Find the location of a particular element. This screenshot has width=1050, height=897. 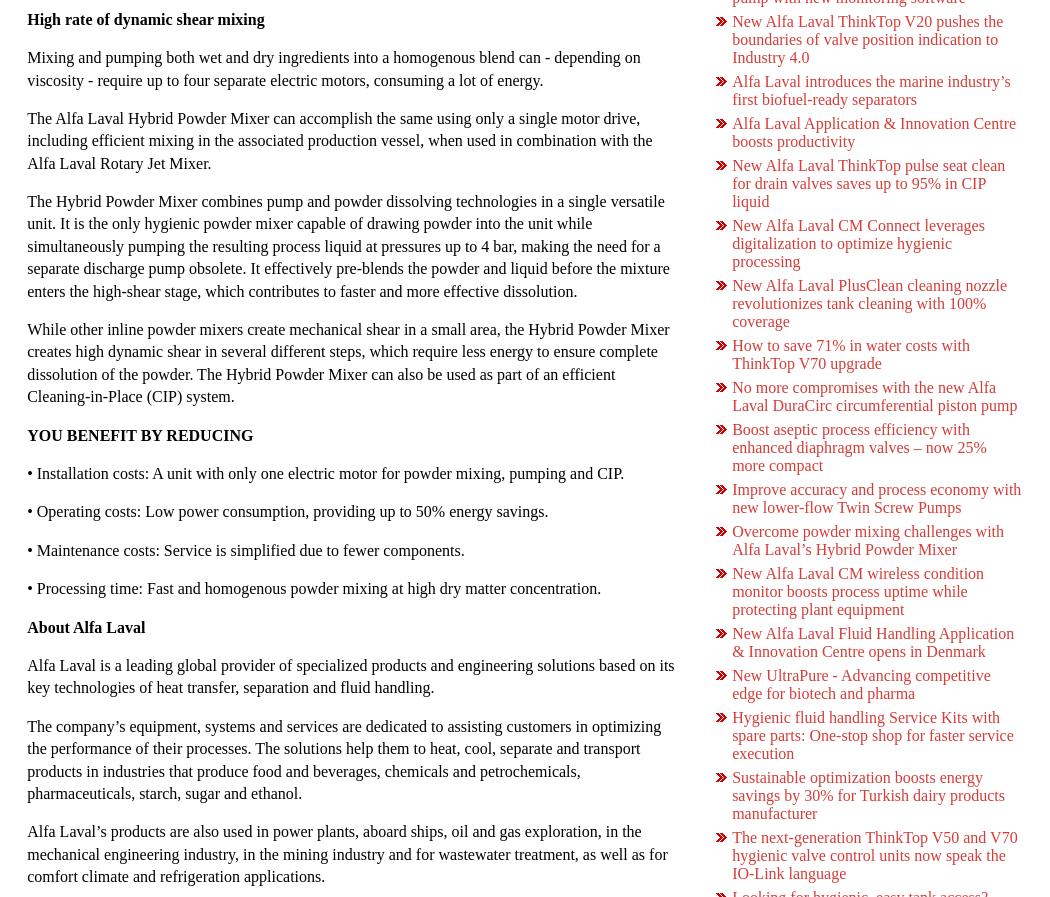

'About Alfa Laval' is located at coordinates (85, 626).